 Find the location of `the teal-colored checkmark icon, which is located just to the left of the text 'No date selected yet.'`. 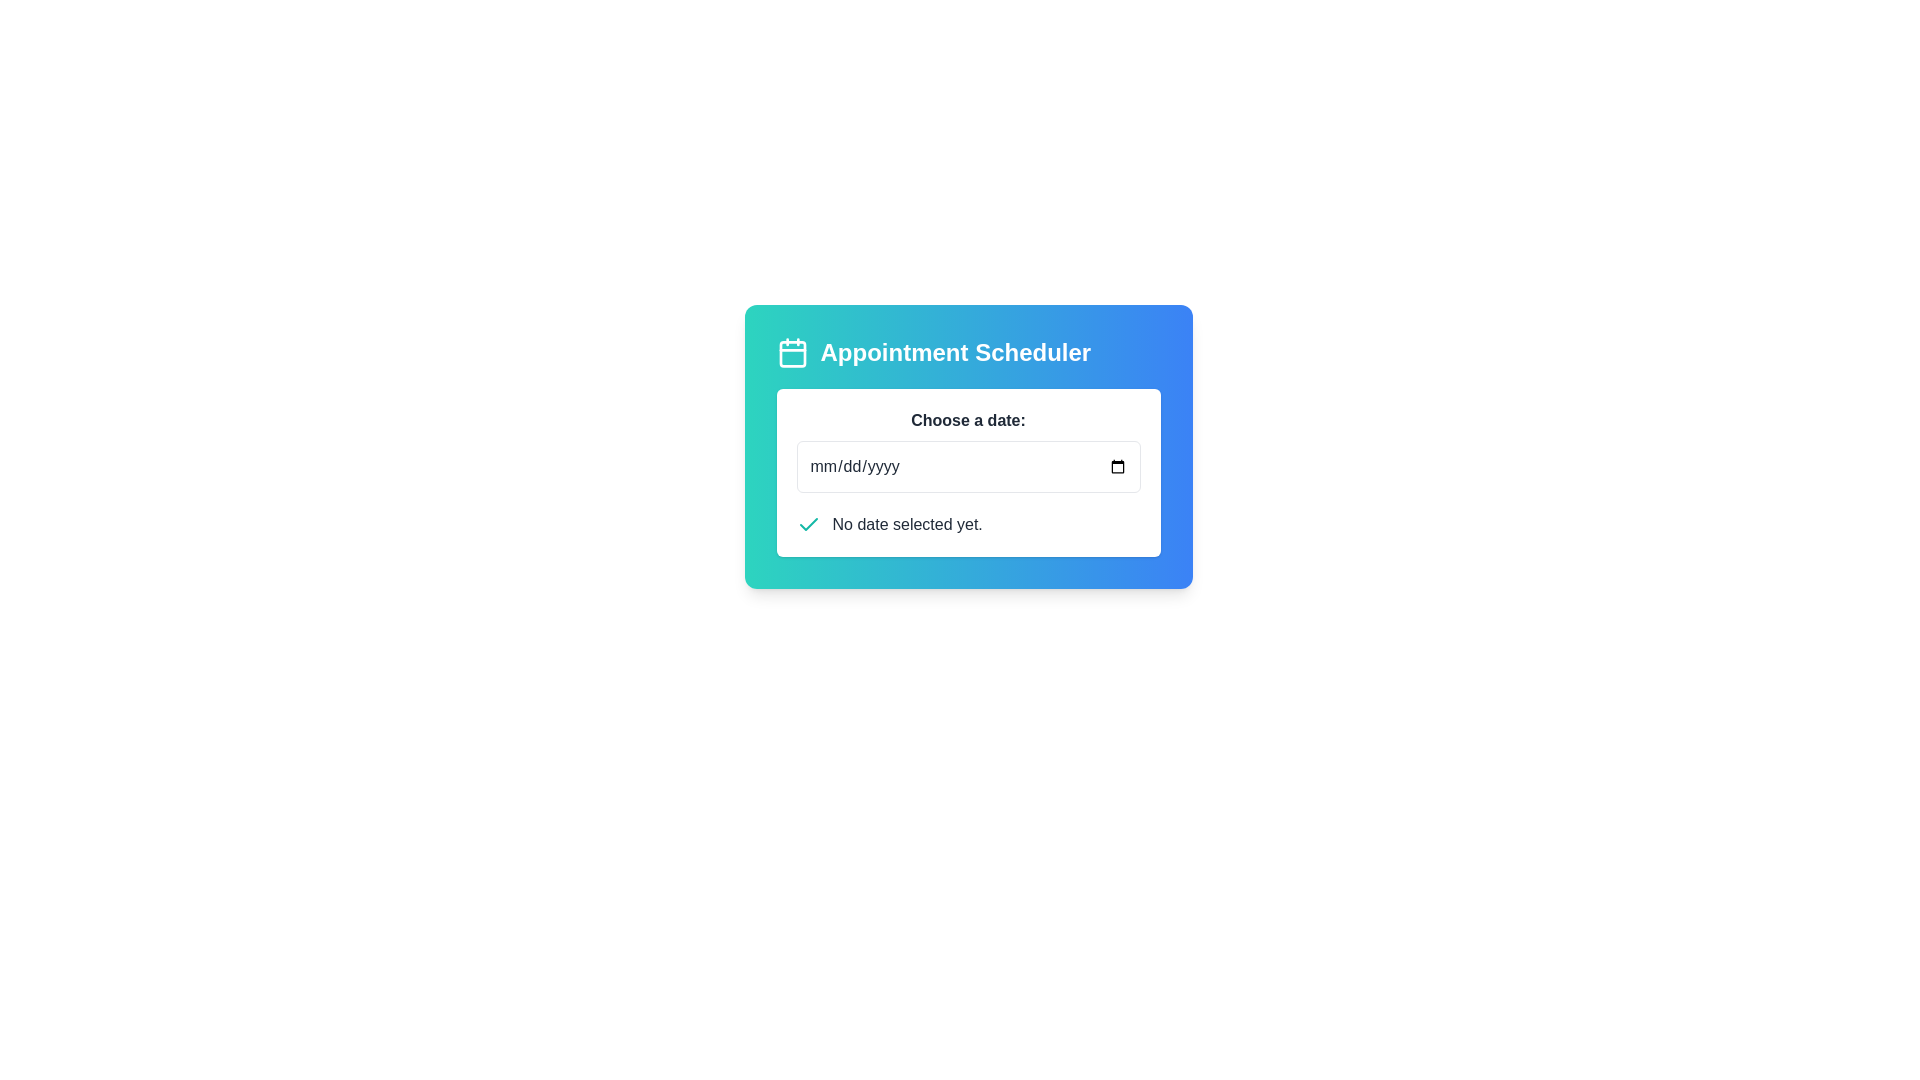

the teal-colored checkmark icon, which is located just to the left of the text 'No date selected yet.' is located at coordinates (808, 523).